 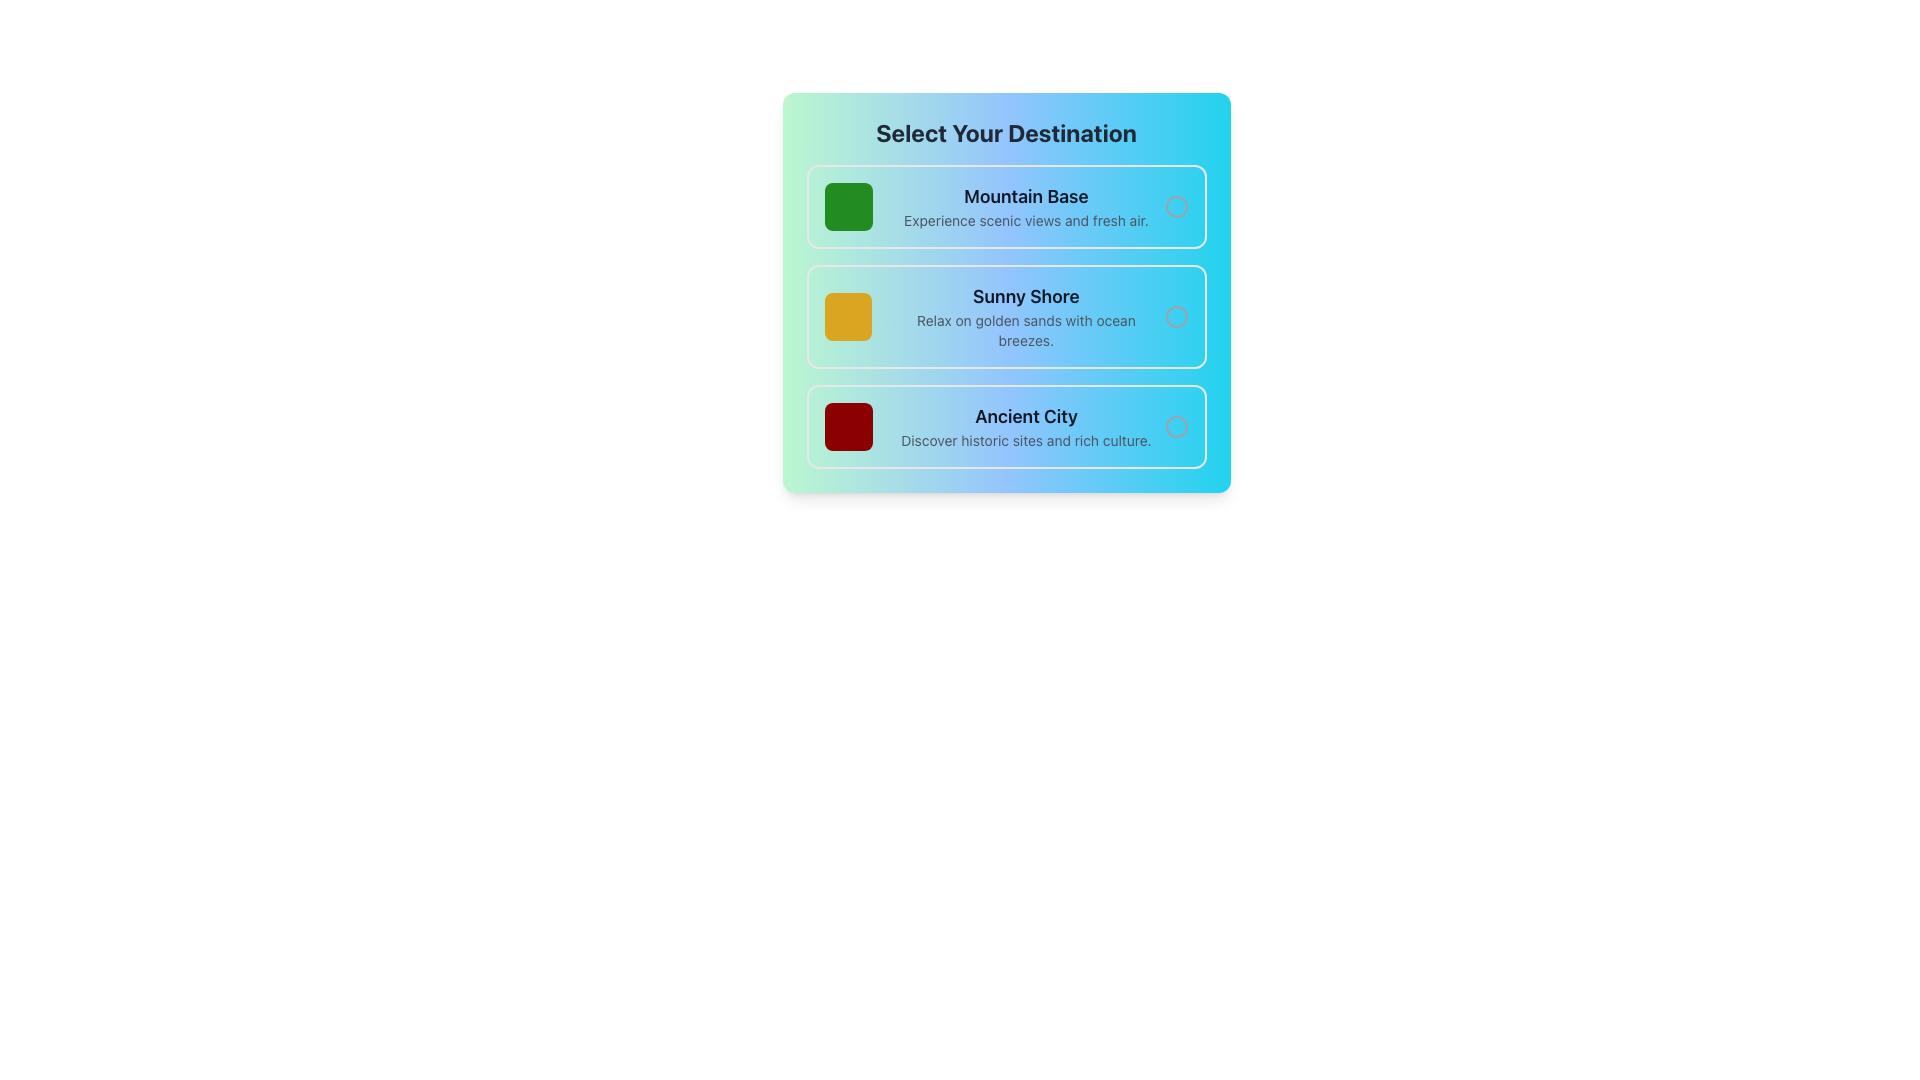 I want to click on the 'Sunny Shore' title text label, which is located in the second group of items under the header 'Select Your Destination', so click(x=1026, y=297).